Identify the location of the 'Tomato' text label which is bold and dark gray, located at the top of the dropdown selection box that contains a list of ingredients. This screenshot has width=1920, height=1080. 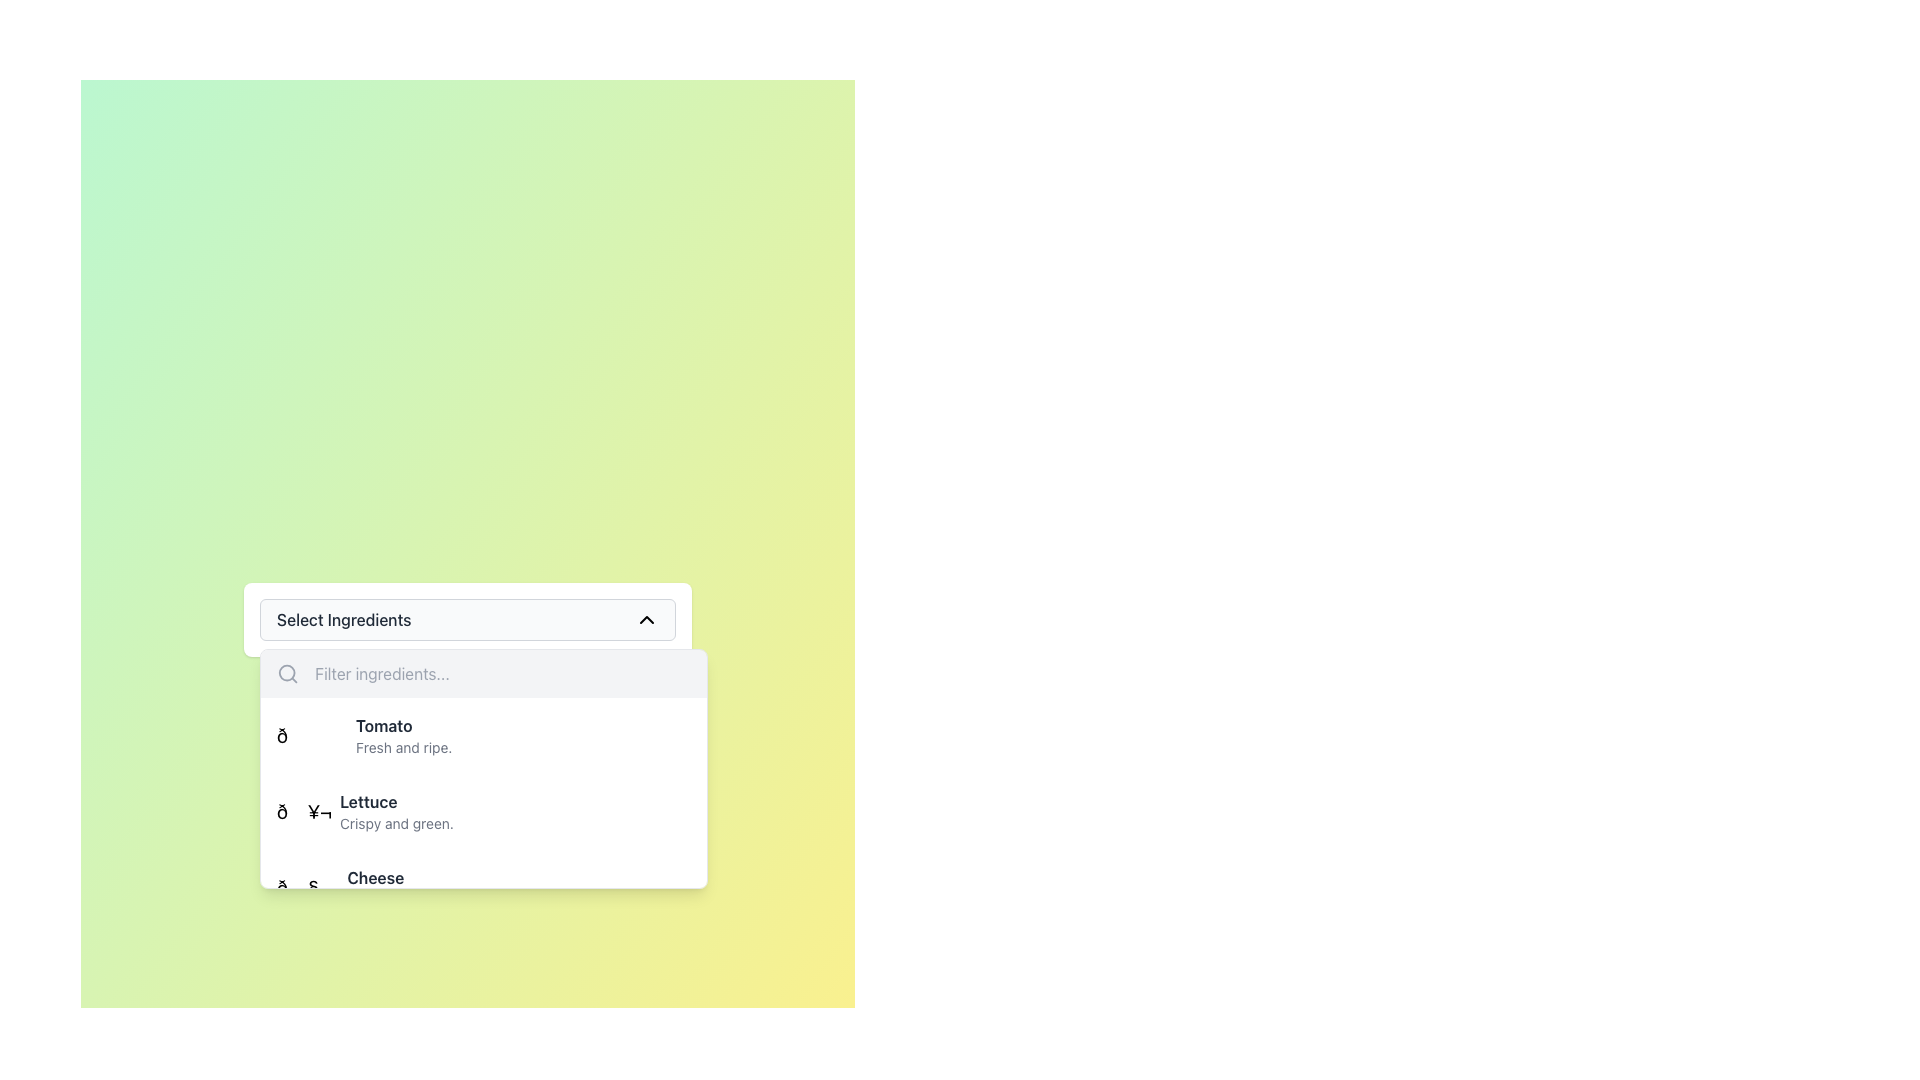
(402, 725).